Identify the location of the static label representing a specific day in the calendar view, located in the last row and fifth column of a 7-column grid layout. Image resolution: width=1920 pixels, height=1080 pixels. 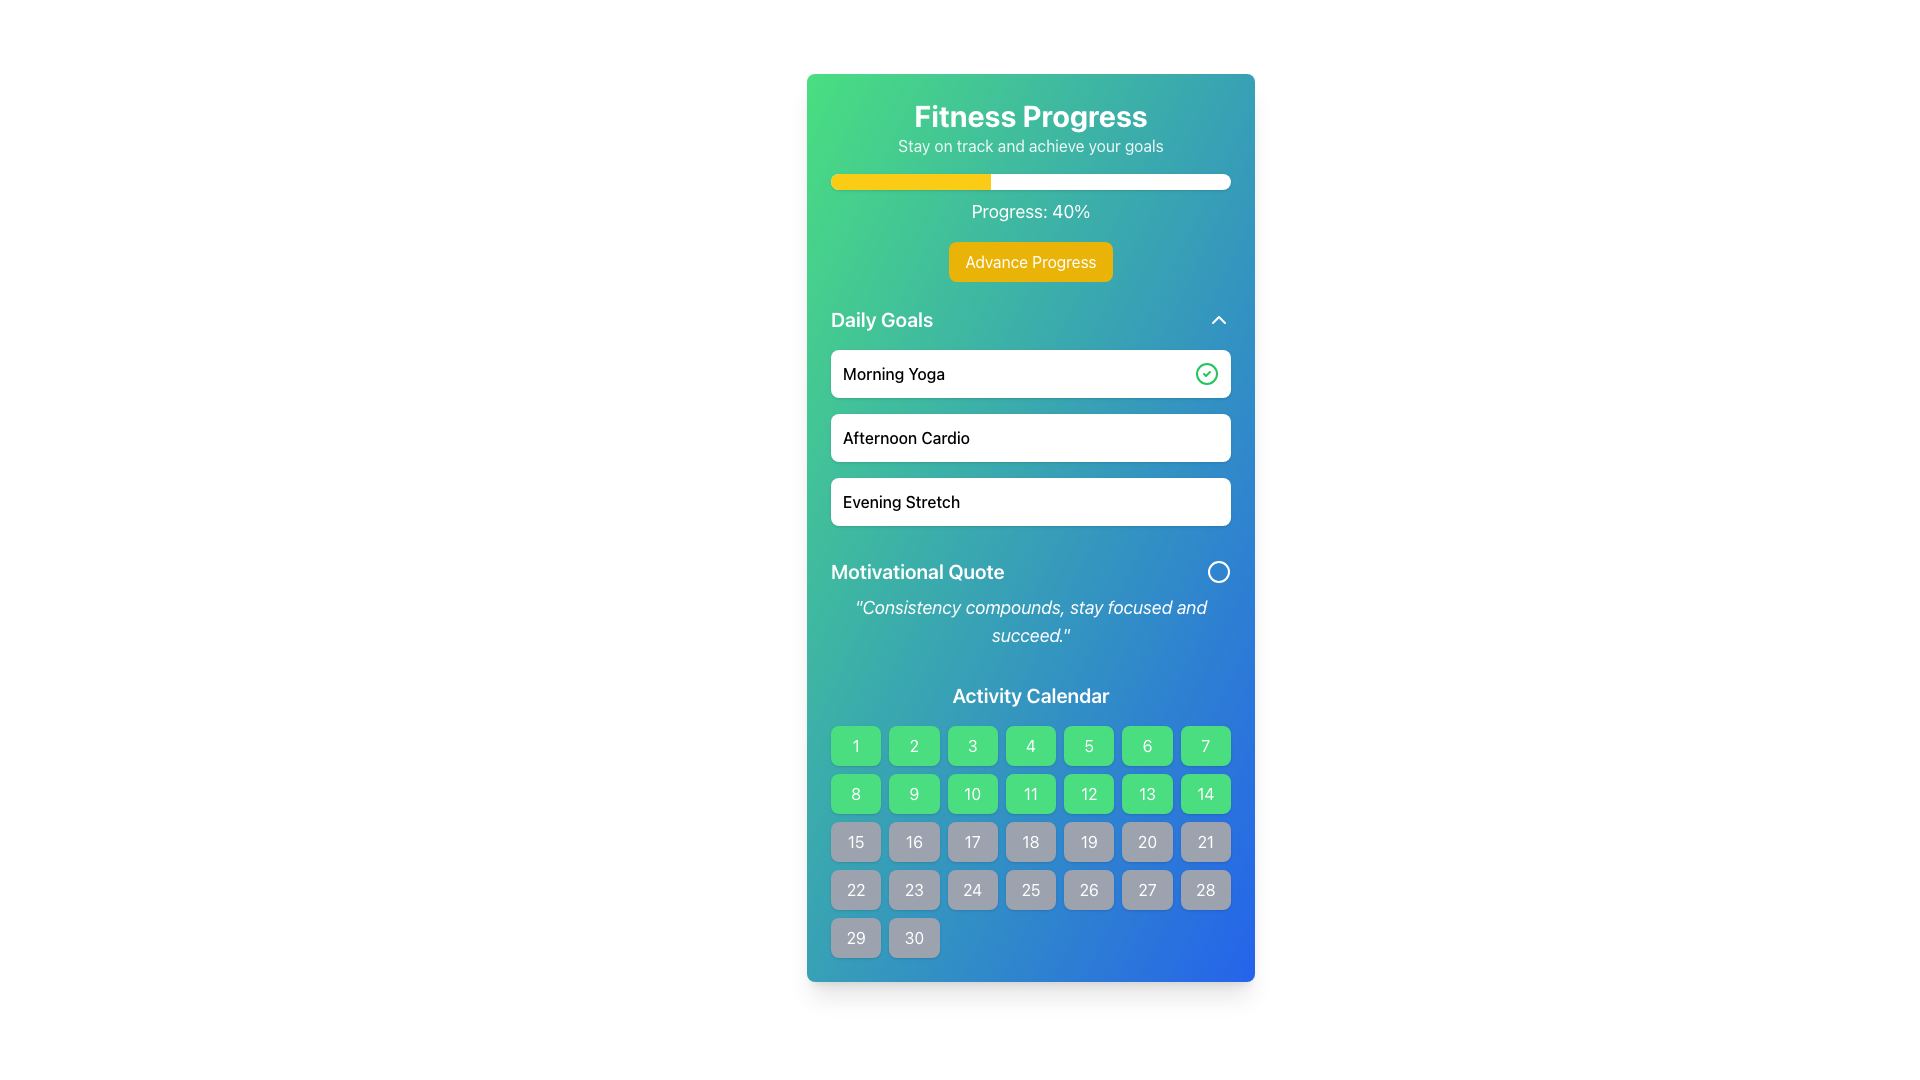
(1088, 889).